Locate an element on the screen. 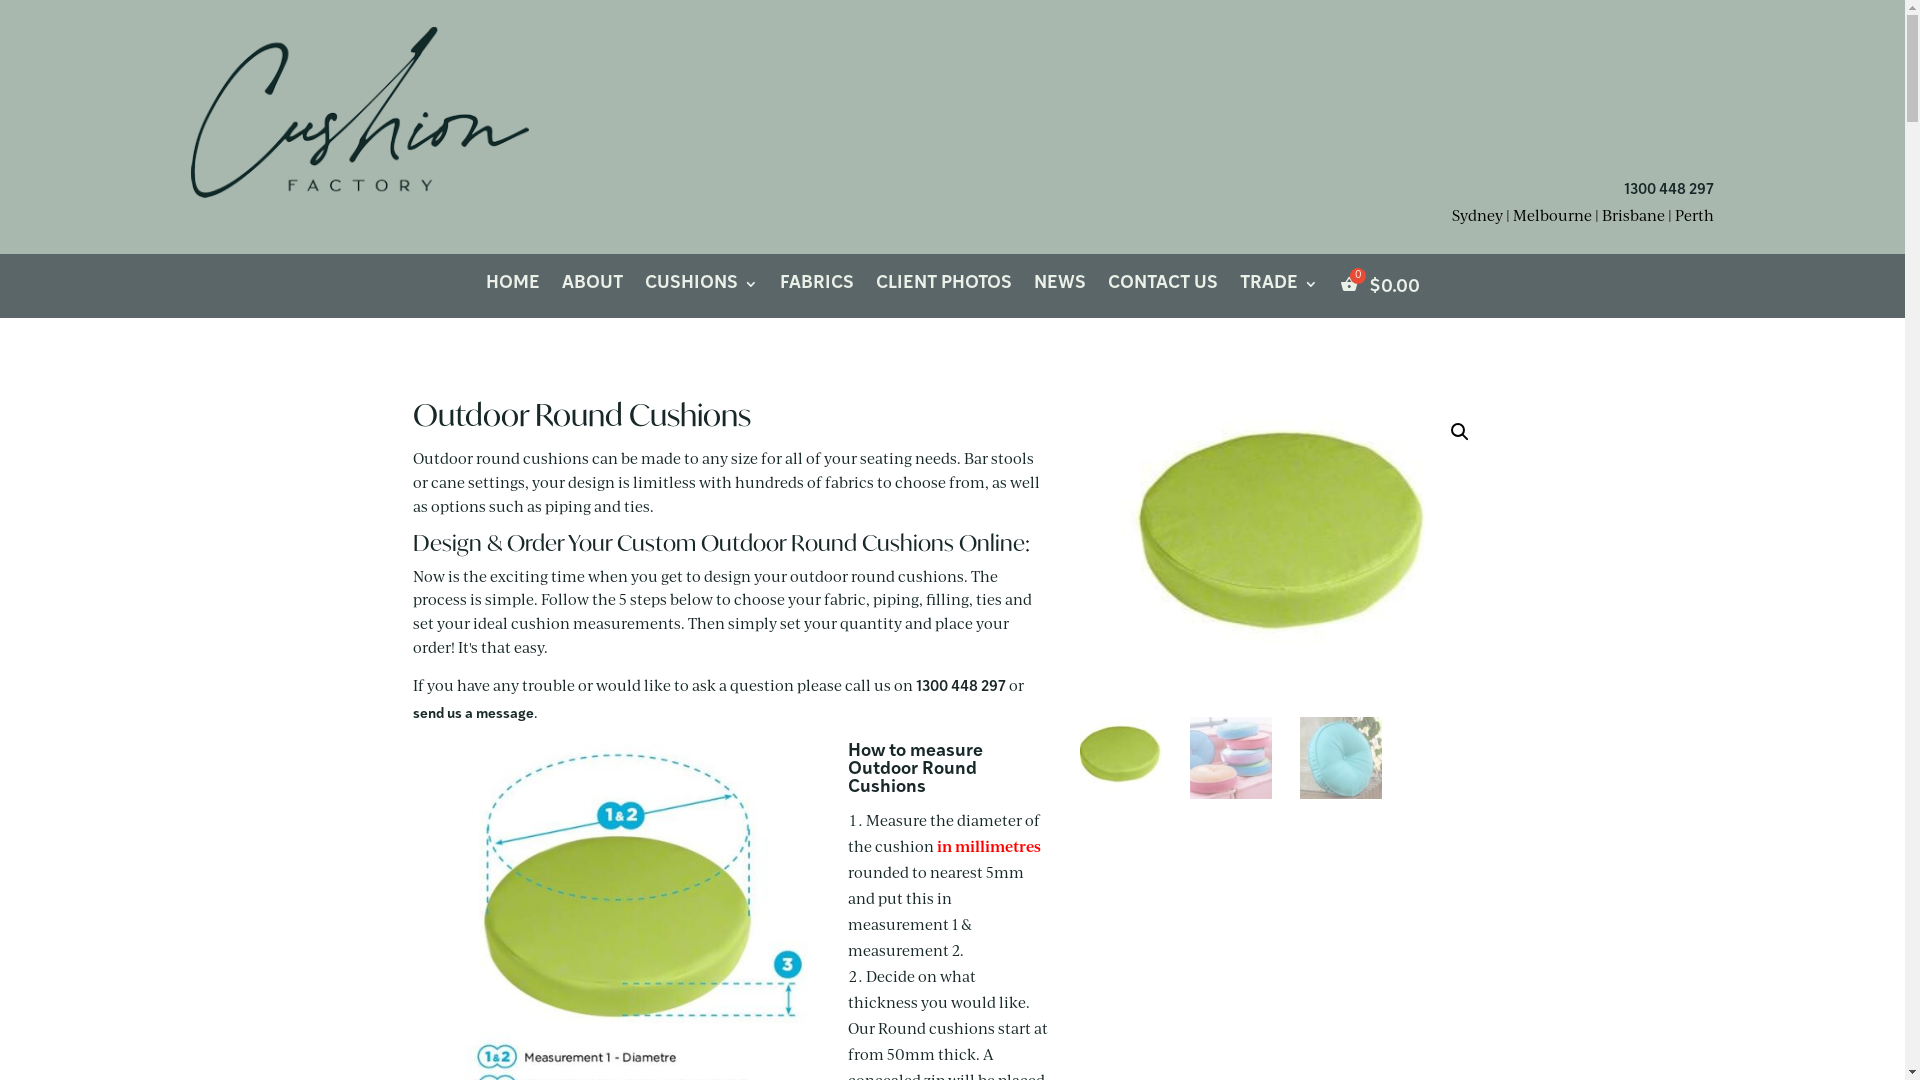  'CUSHIONS' is located at coordinates (700, 289).